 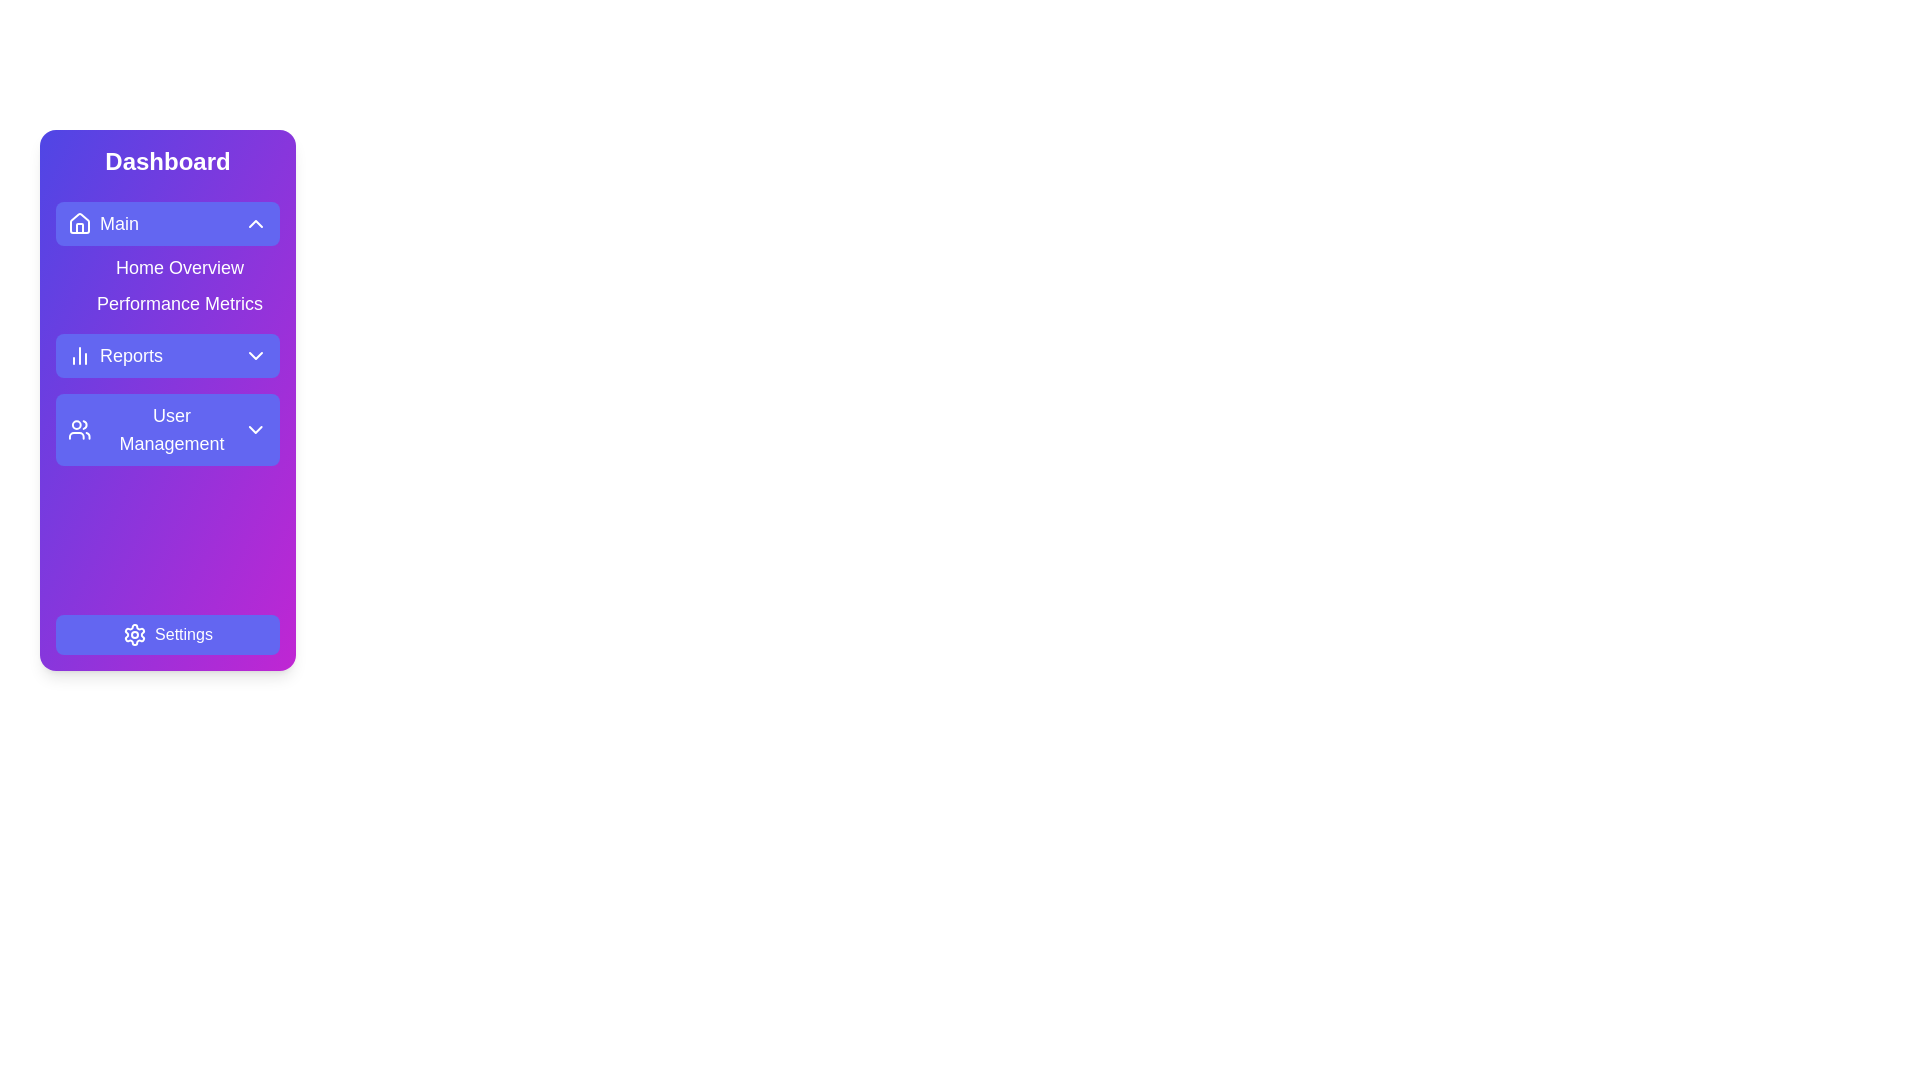 What do you see at coordinates (180, 304) in the screenshot?
I see `the 'Performance Metrics' navigation link to trigger its visual hover effect, which changes its color against the purple background` at bounding box center [180, 304].